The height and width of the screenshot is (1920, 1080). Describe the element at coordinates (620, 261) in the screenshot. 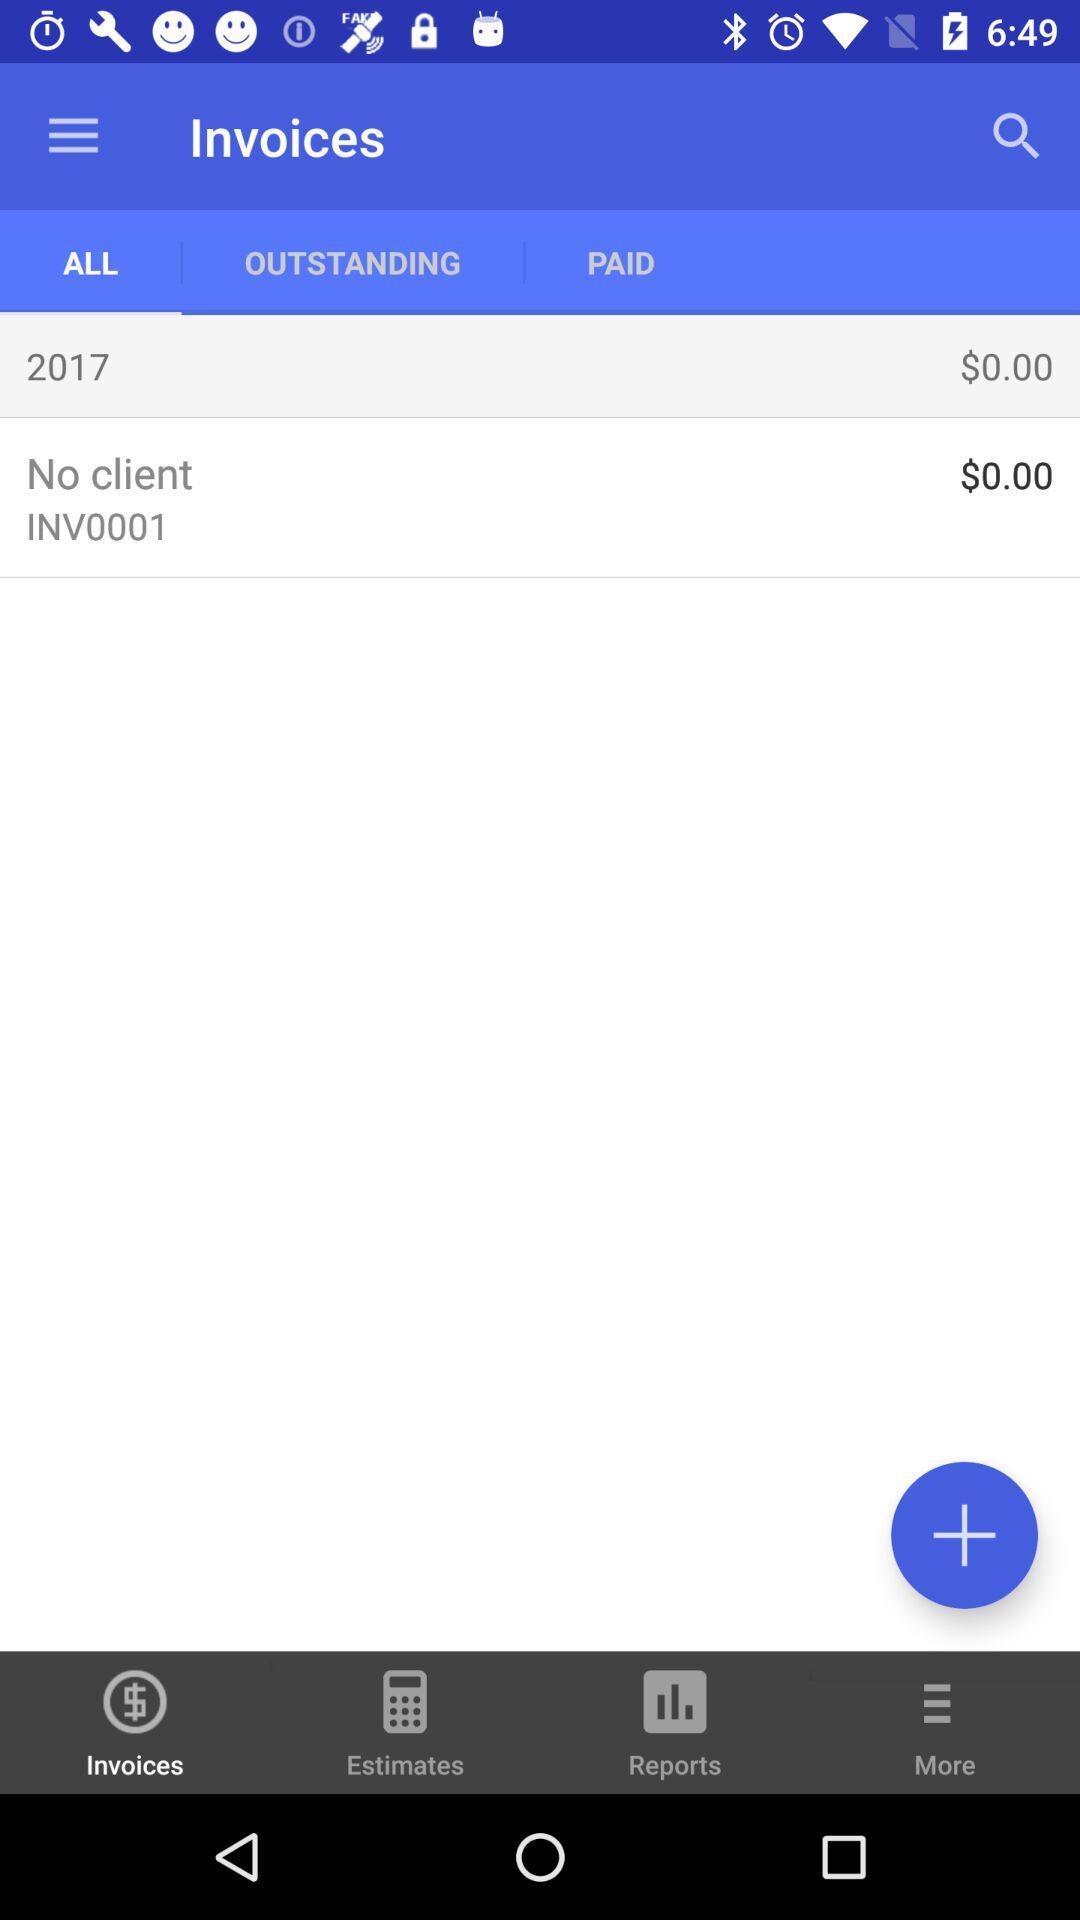

I see `paid item` at that location.